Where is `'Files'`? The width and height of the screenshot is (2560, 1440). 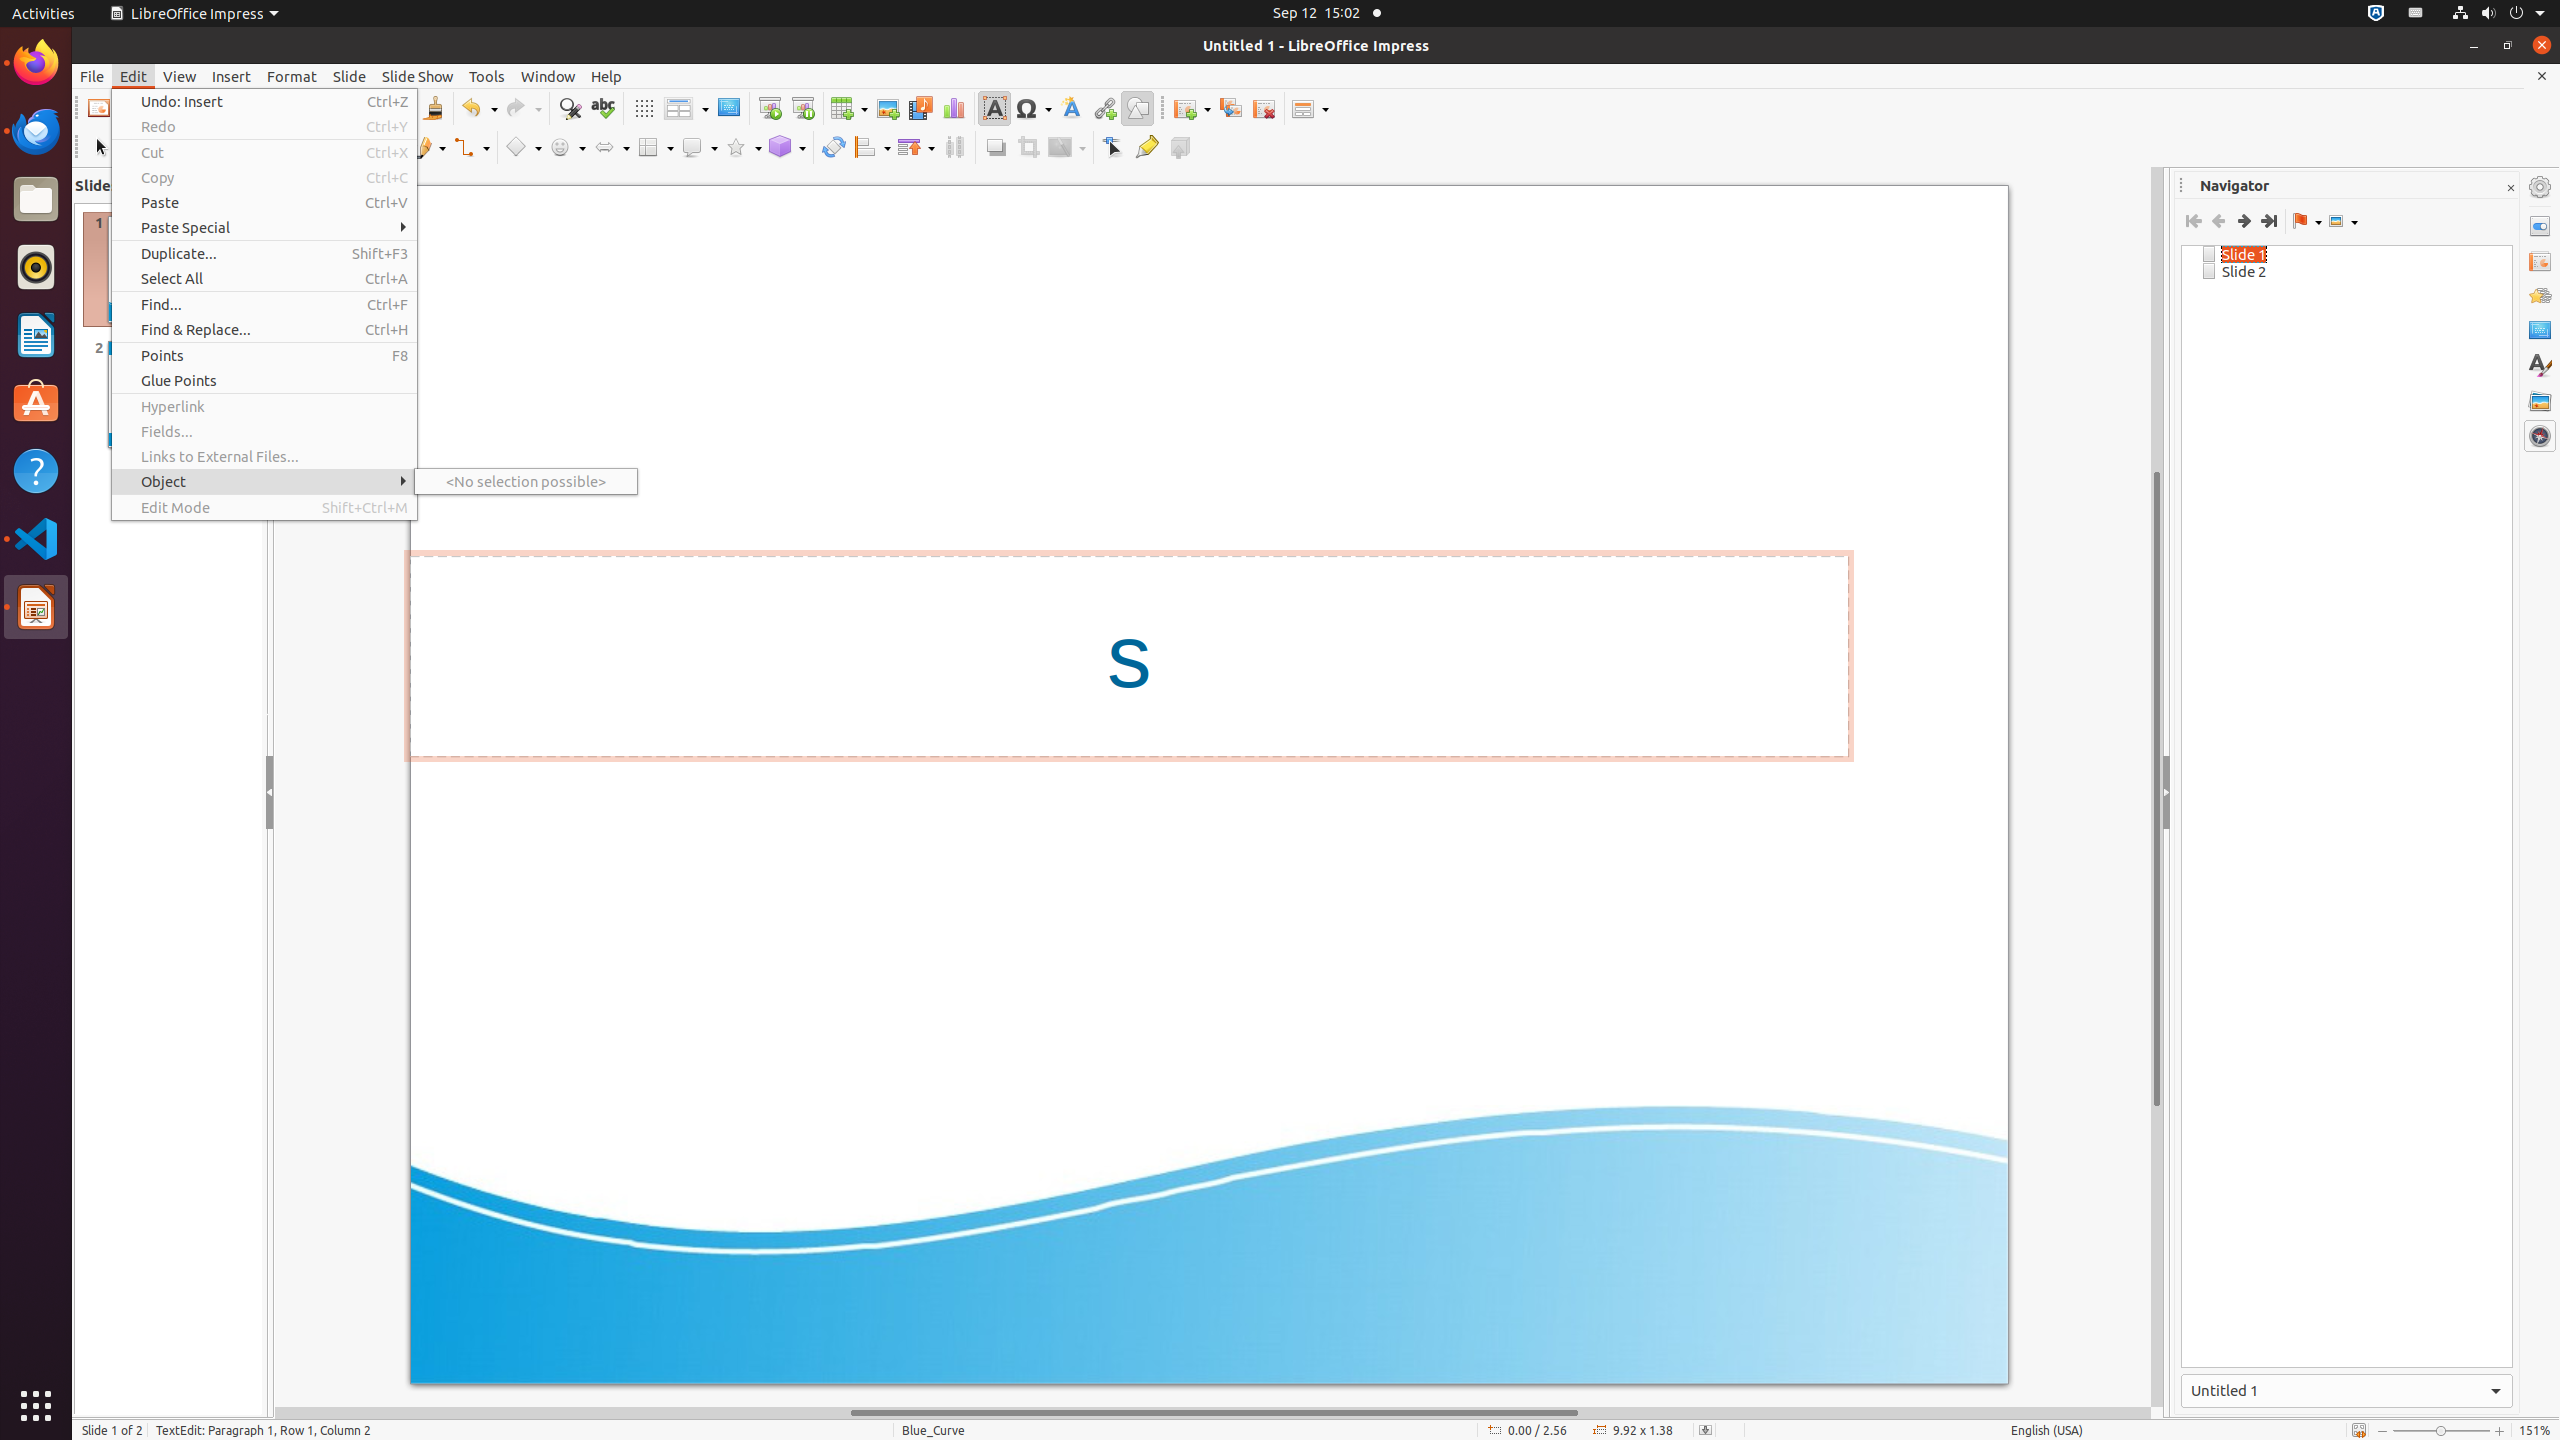
'Files' is located at coordinates (36, 199).